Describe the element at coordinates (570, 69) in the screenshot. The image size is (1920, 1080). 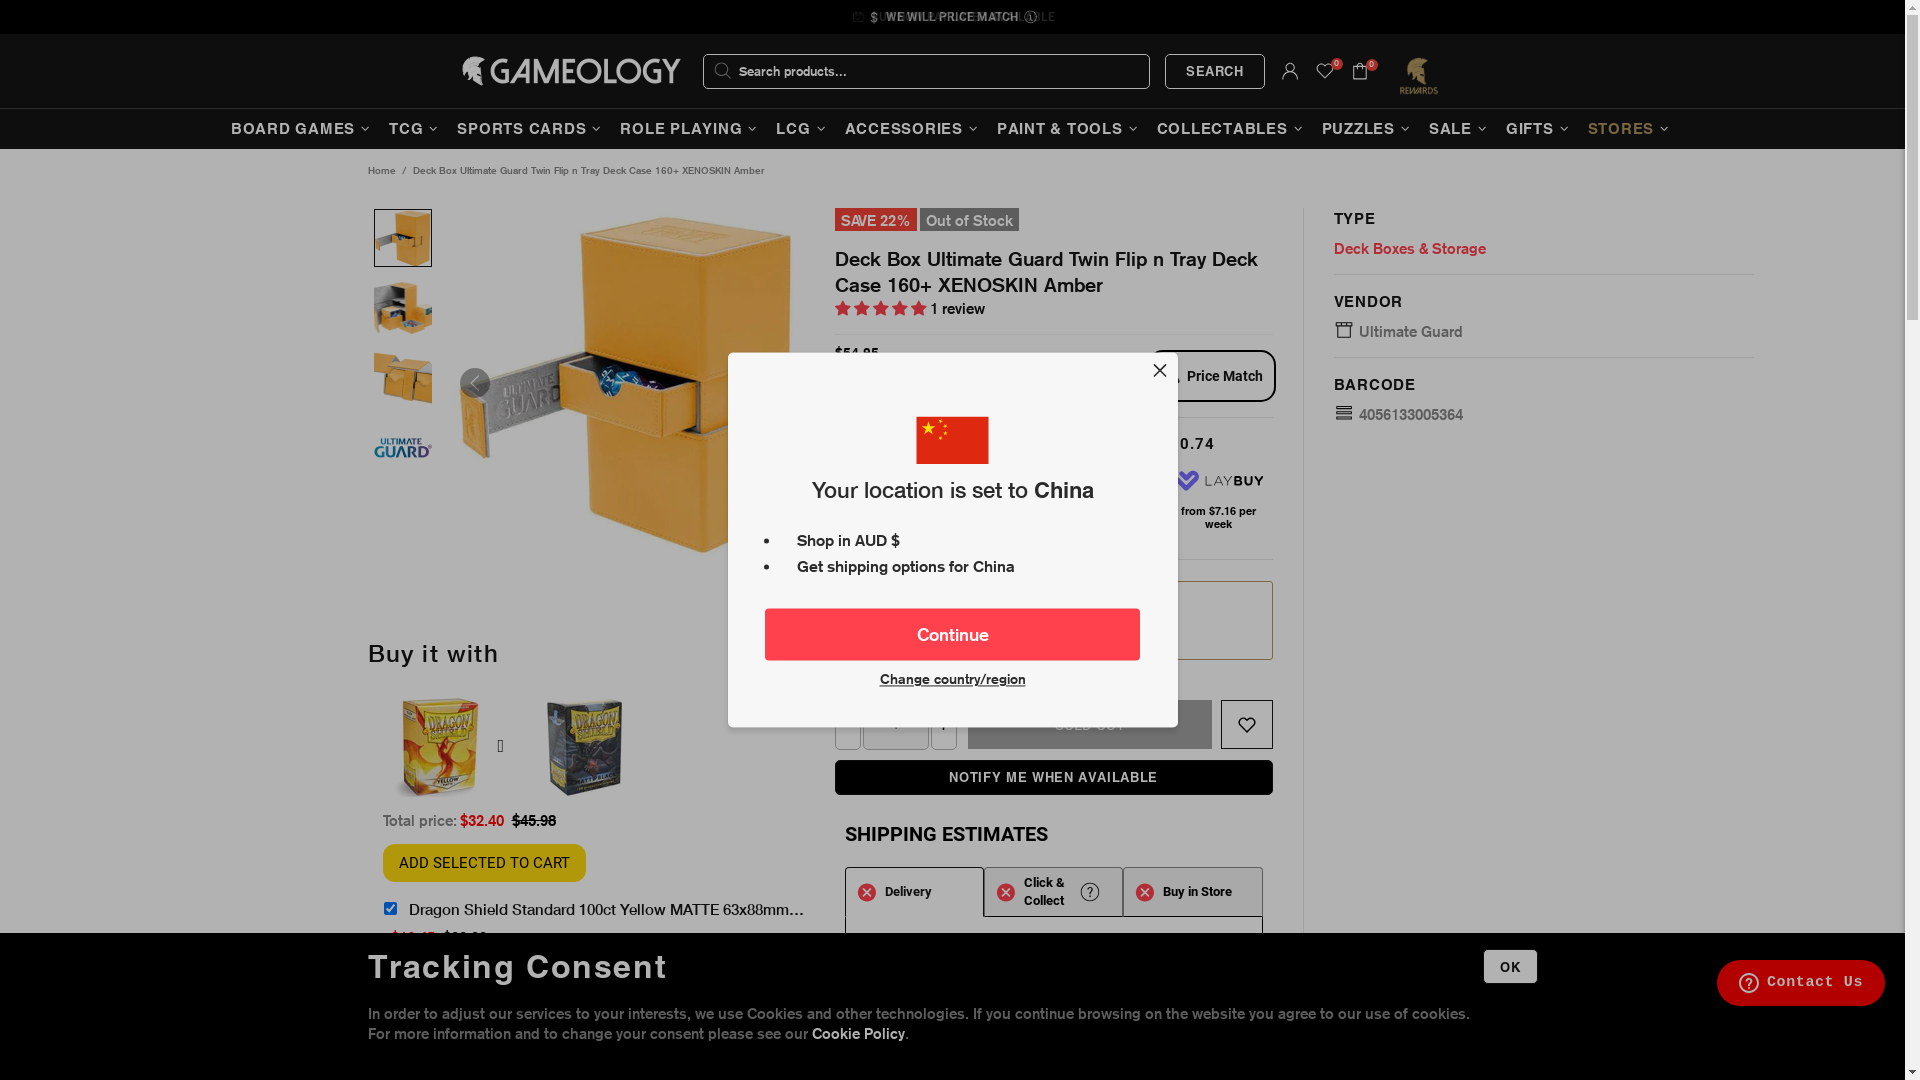
I see `'Gameology'` at that location.